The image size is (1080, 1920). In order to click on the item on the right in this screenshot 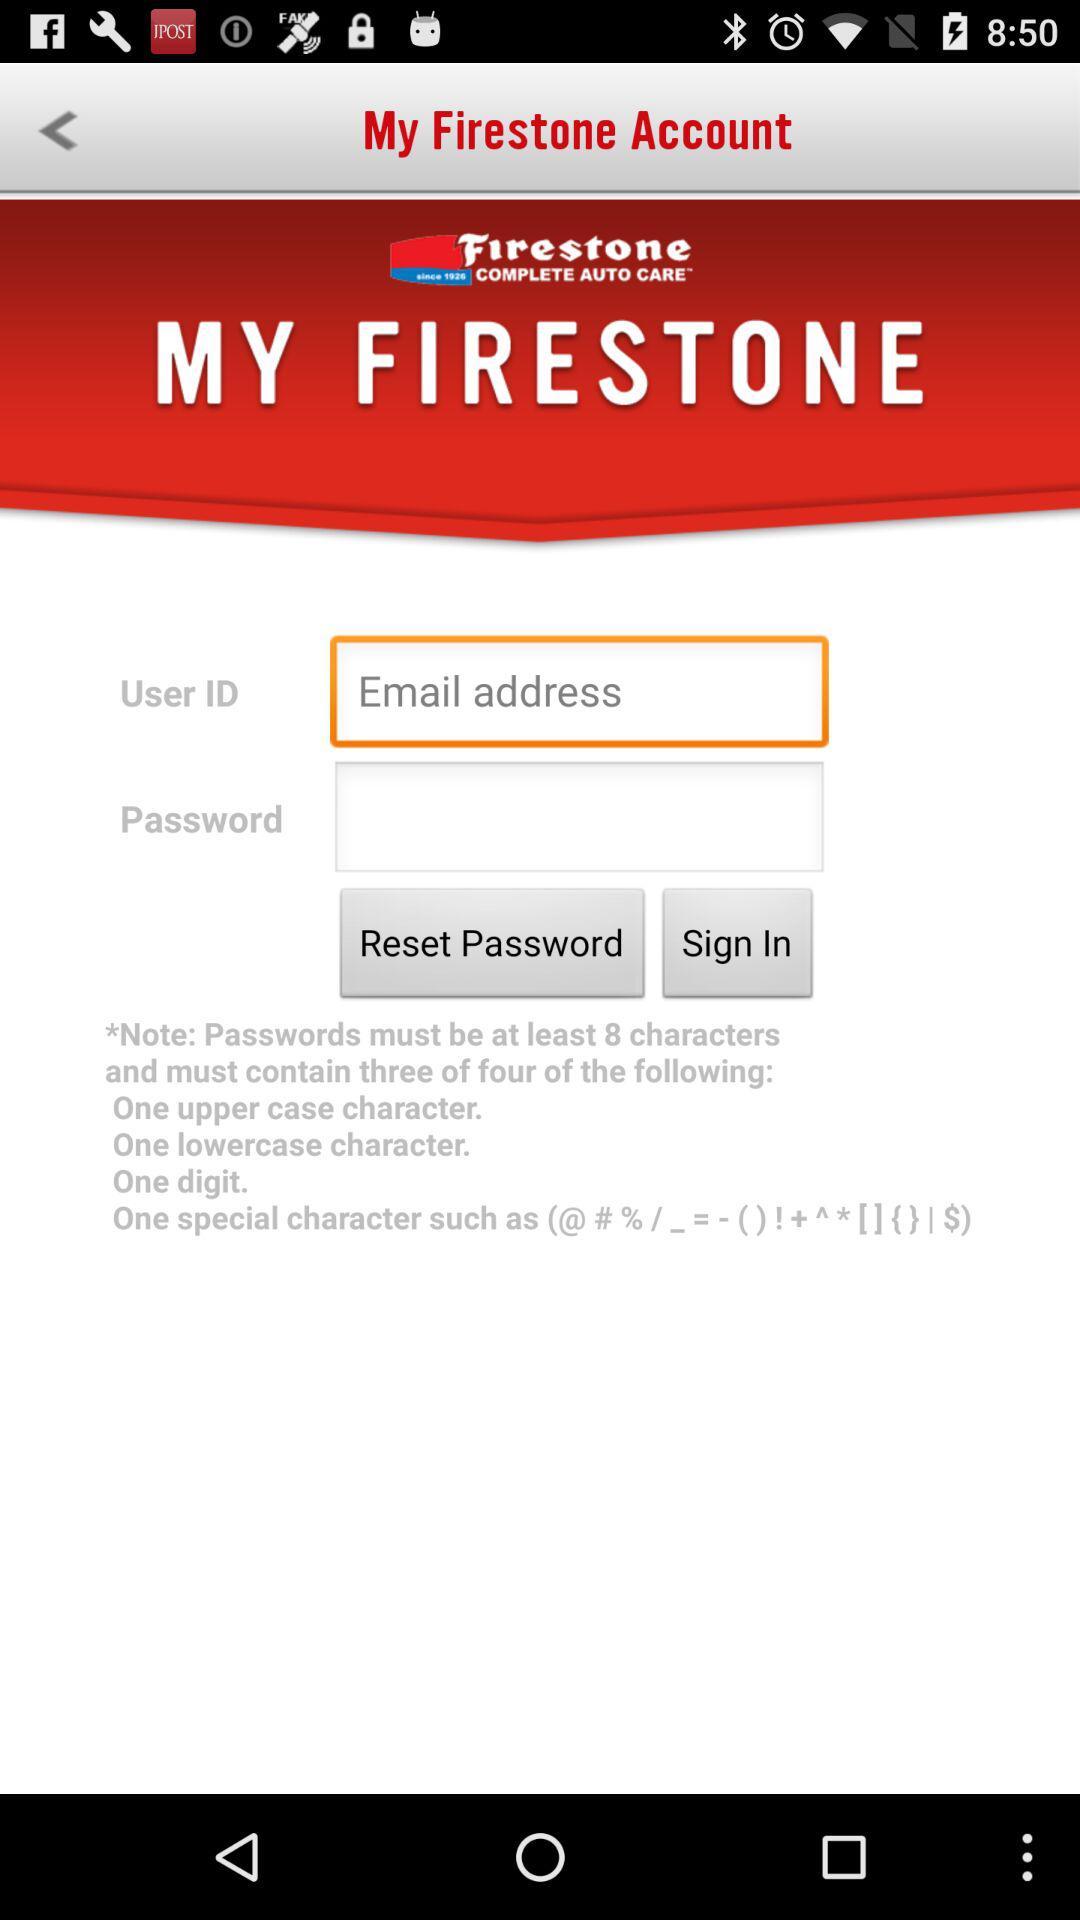, I will do `click(737, 947)`.